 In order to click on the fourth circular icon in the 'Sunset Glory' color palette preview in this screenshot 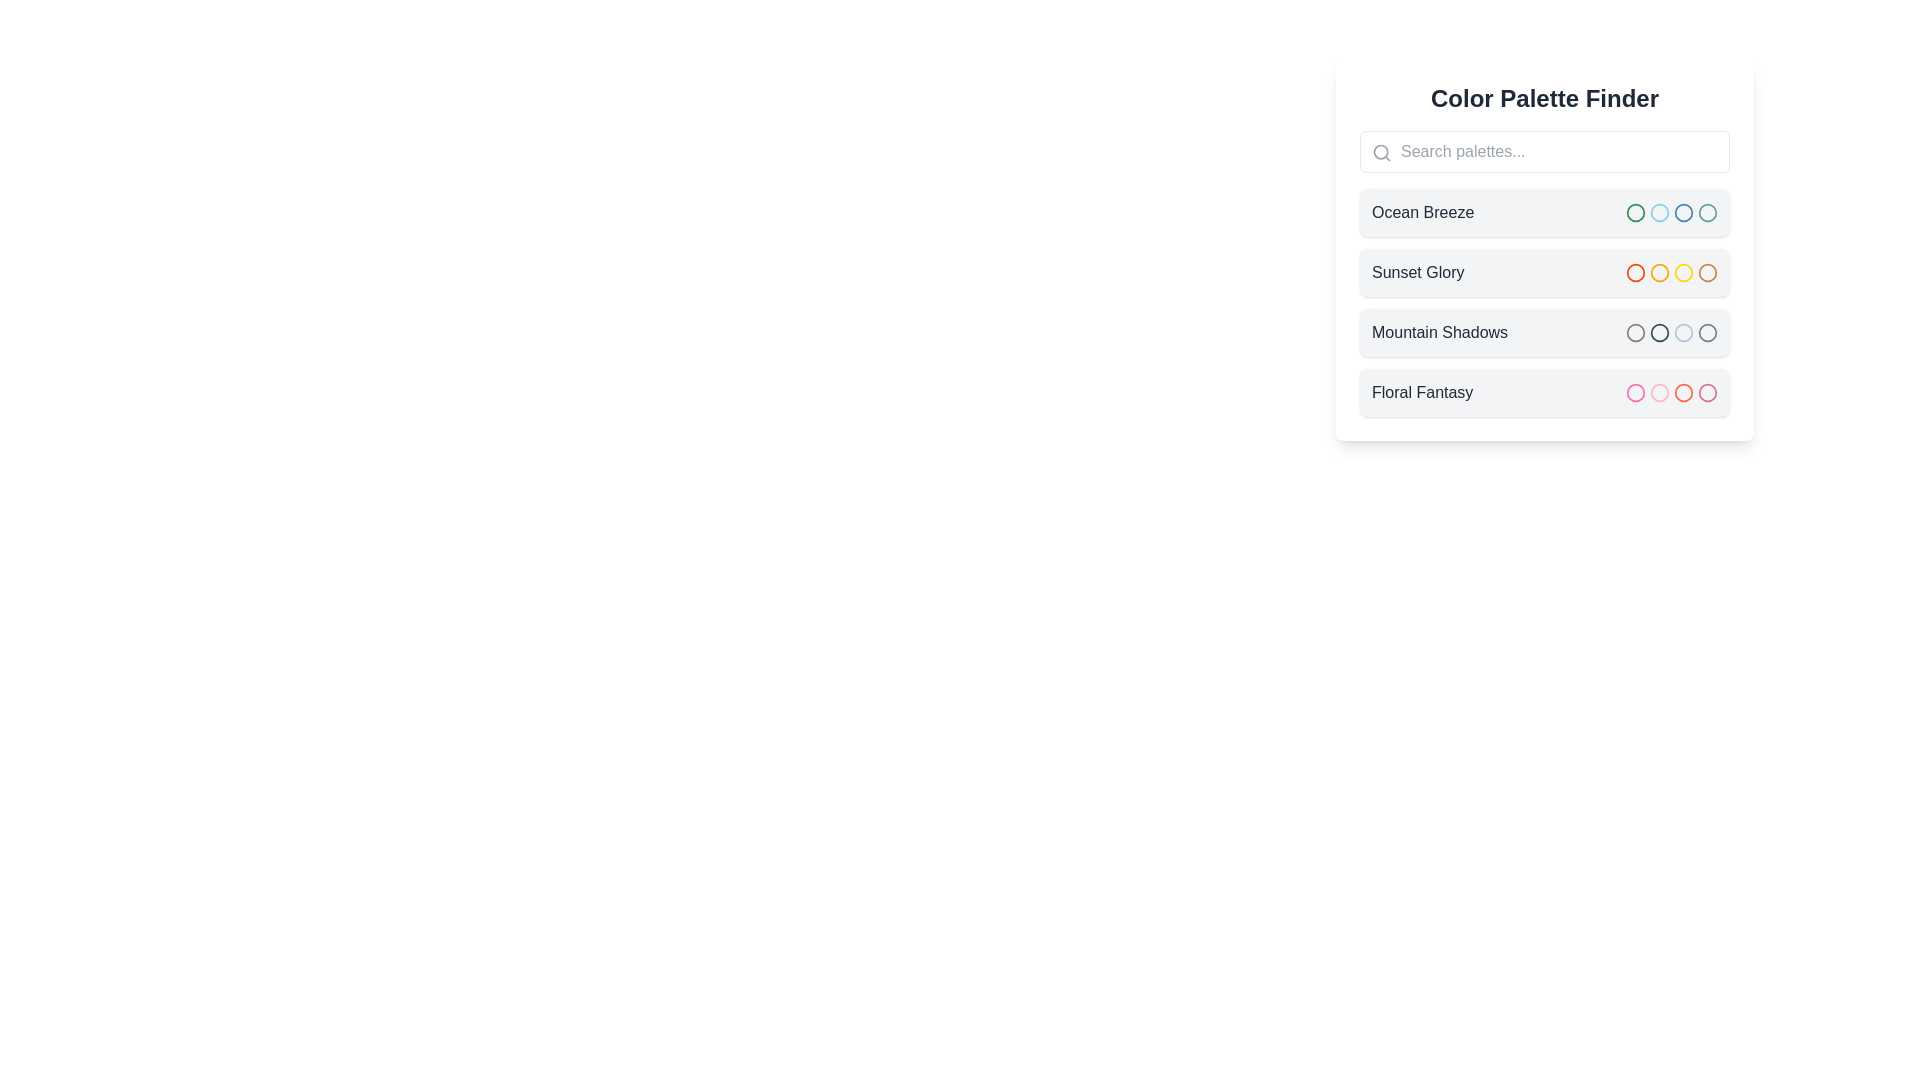, I will do `click(1707, 273)`.